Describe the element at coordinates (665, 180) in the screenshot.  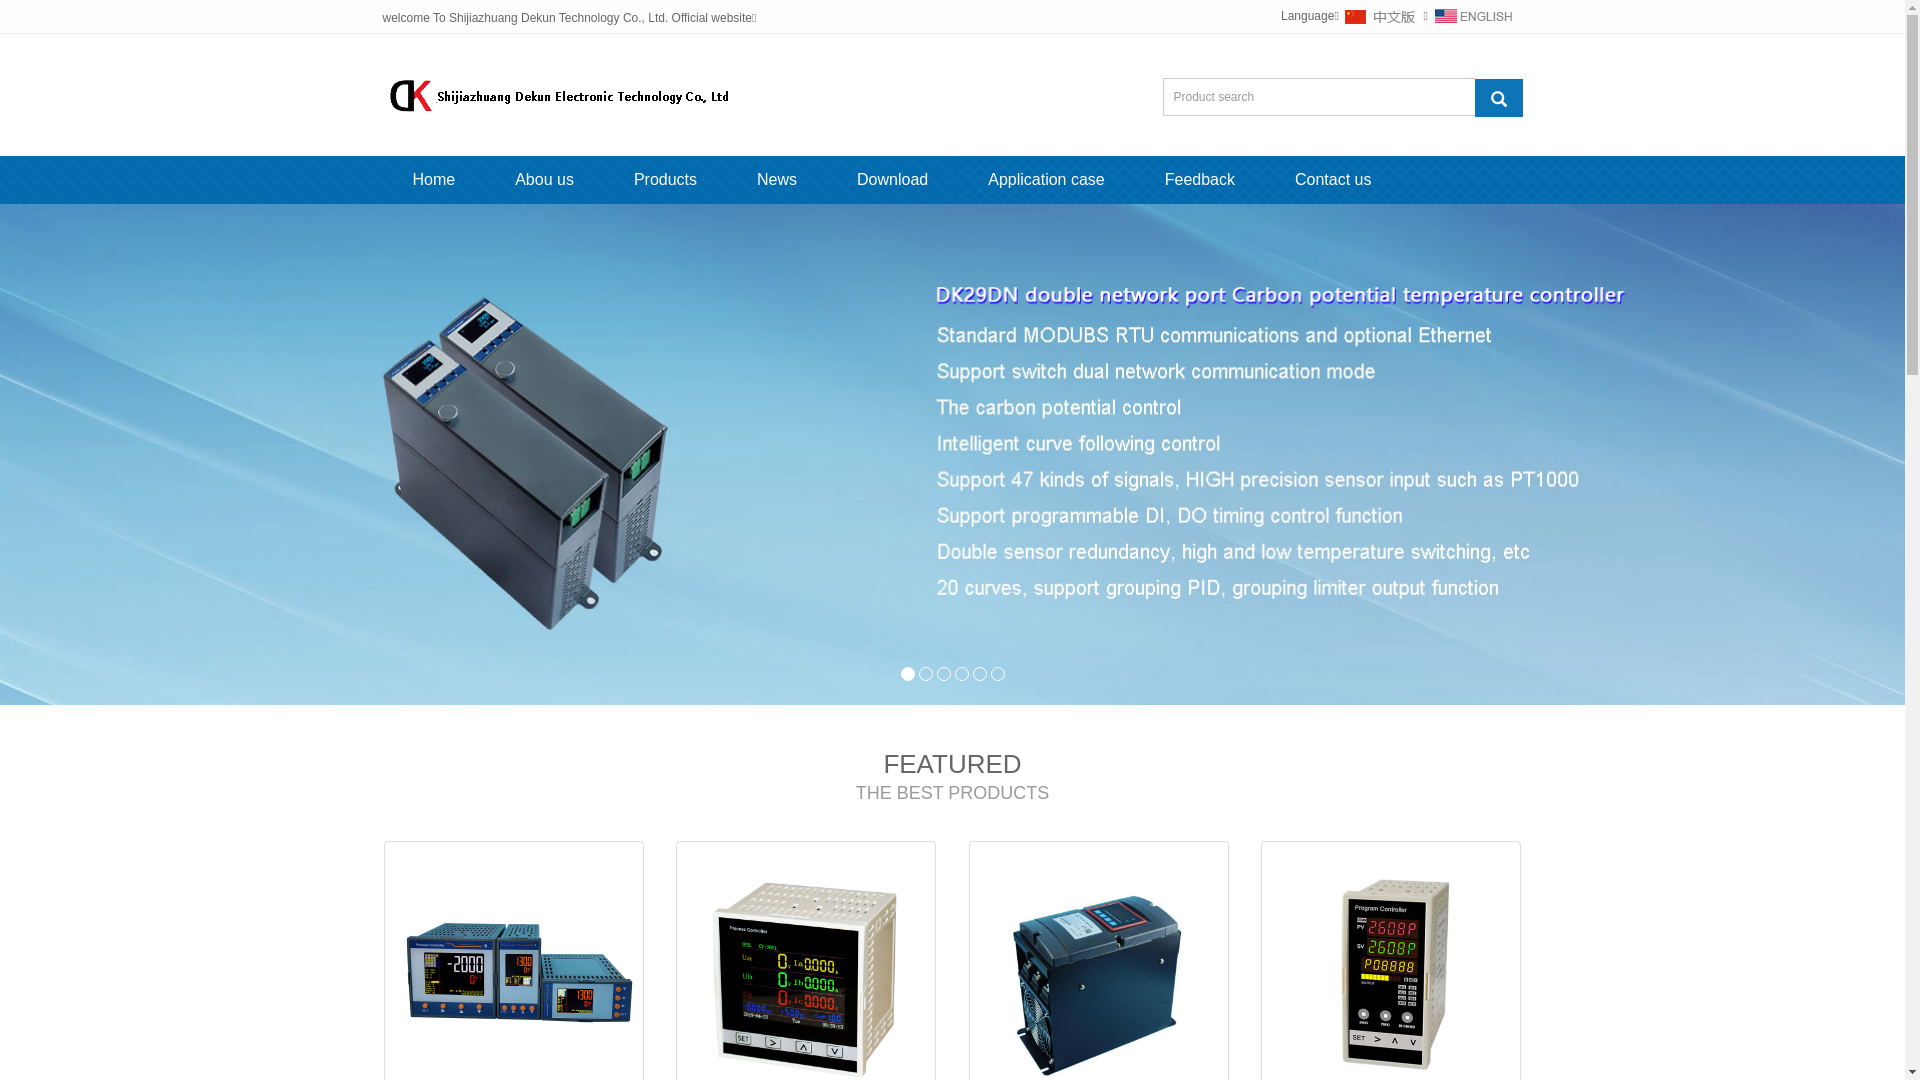
I see `'Products'` at that location.